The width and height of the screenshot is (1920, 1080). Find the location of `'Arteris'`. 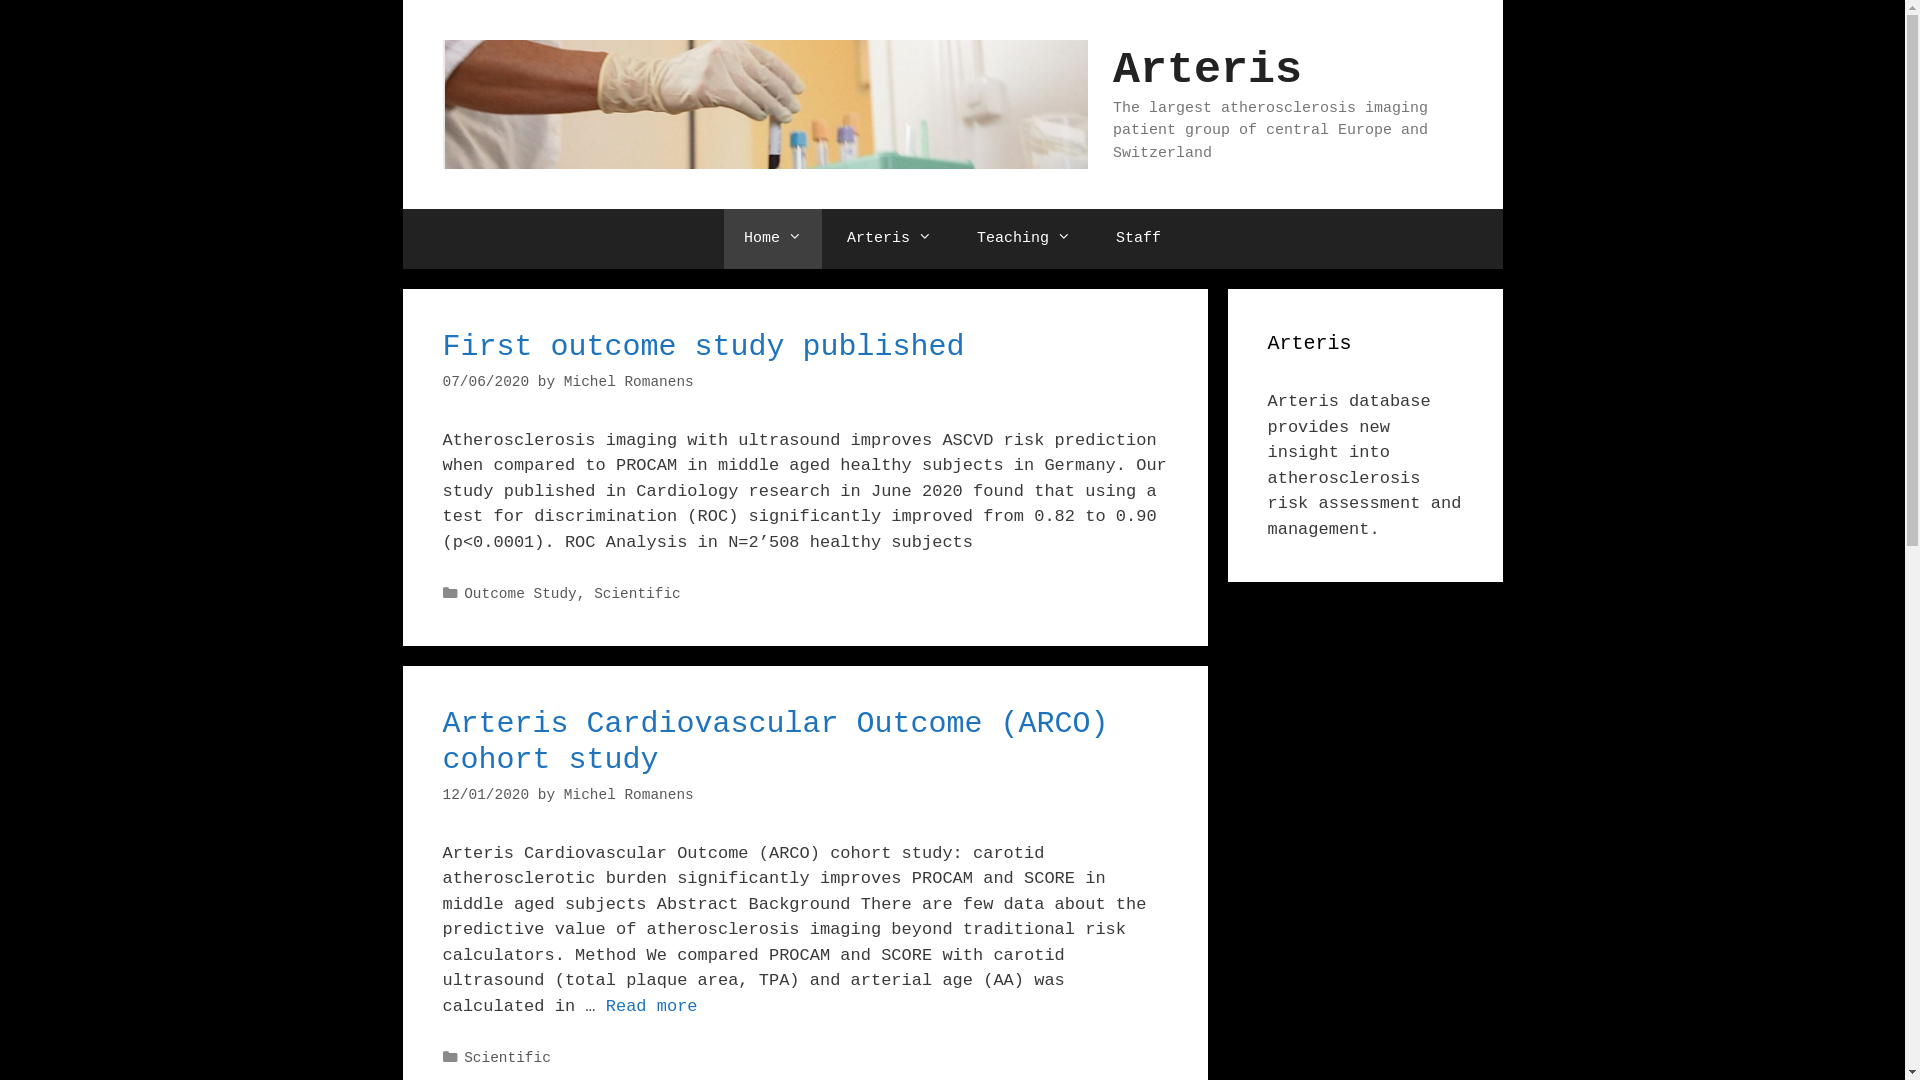

'Arteris' is located at coordinates (1206, 69).